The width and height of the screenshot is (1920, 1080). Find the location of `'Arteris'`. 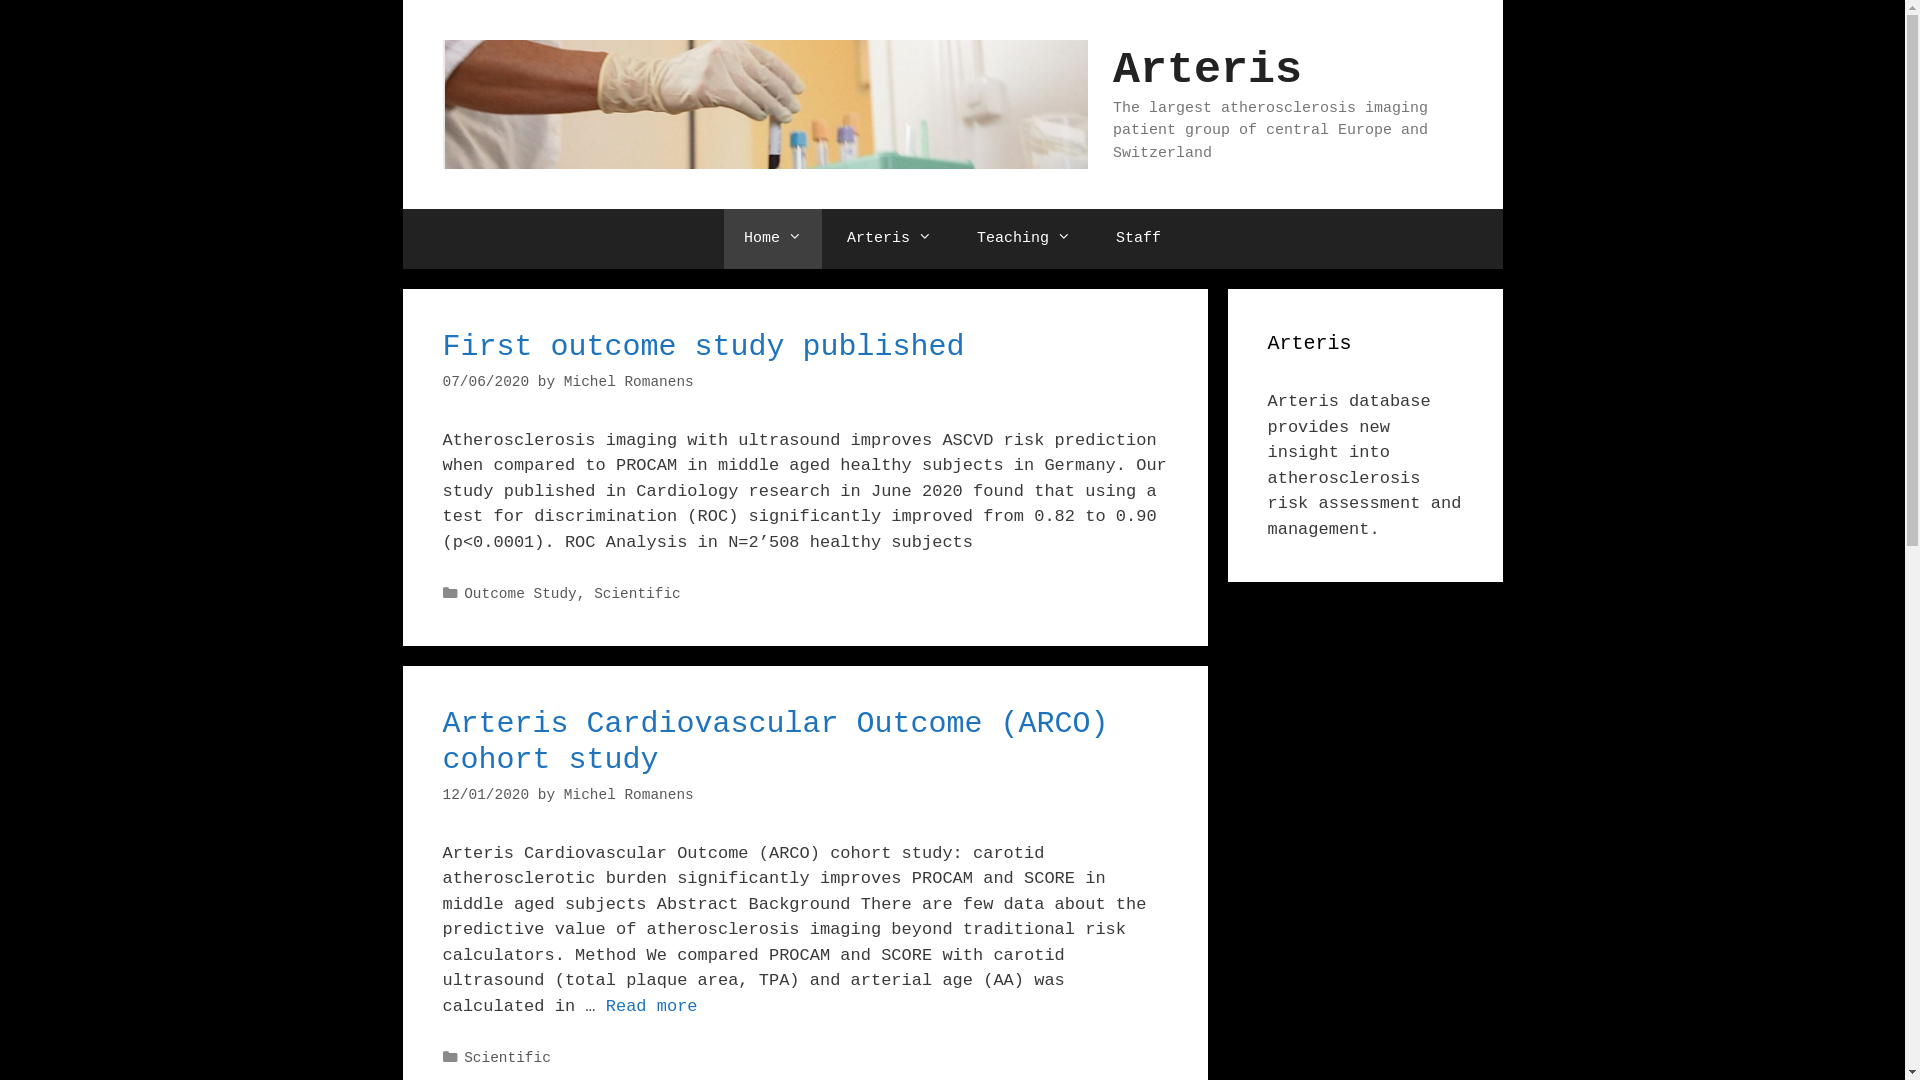

'Arteris' is located at coordinates (1206, 69).